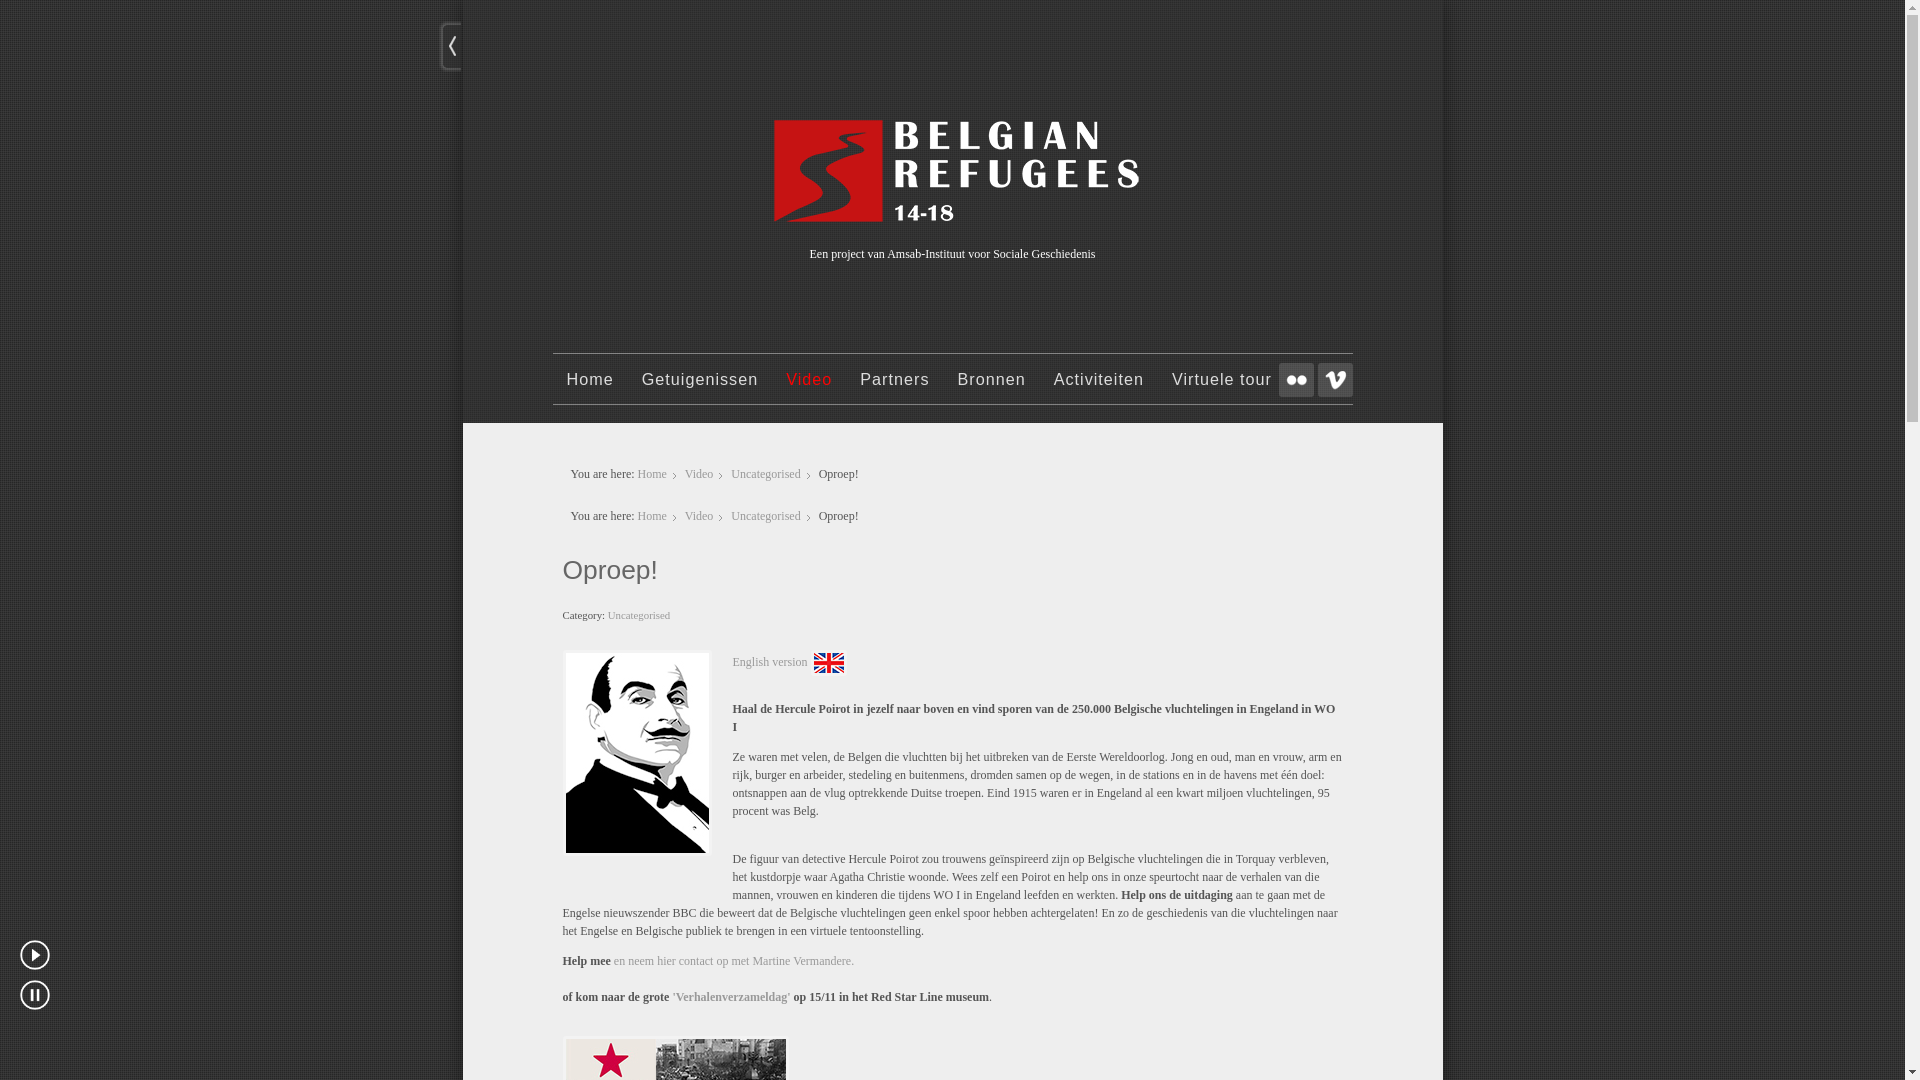 This screenshot has width=1920, height=1080. What do you see at coordinates (1276, 380) in the screenshot?
I see `'Flickr'` at bounding box center [1276, 380].